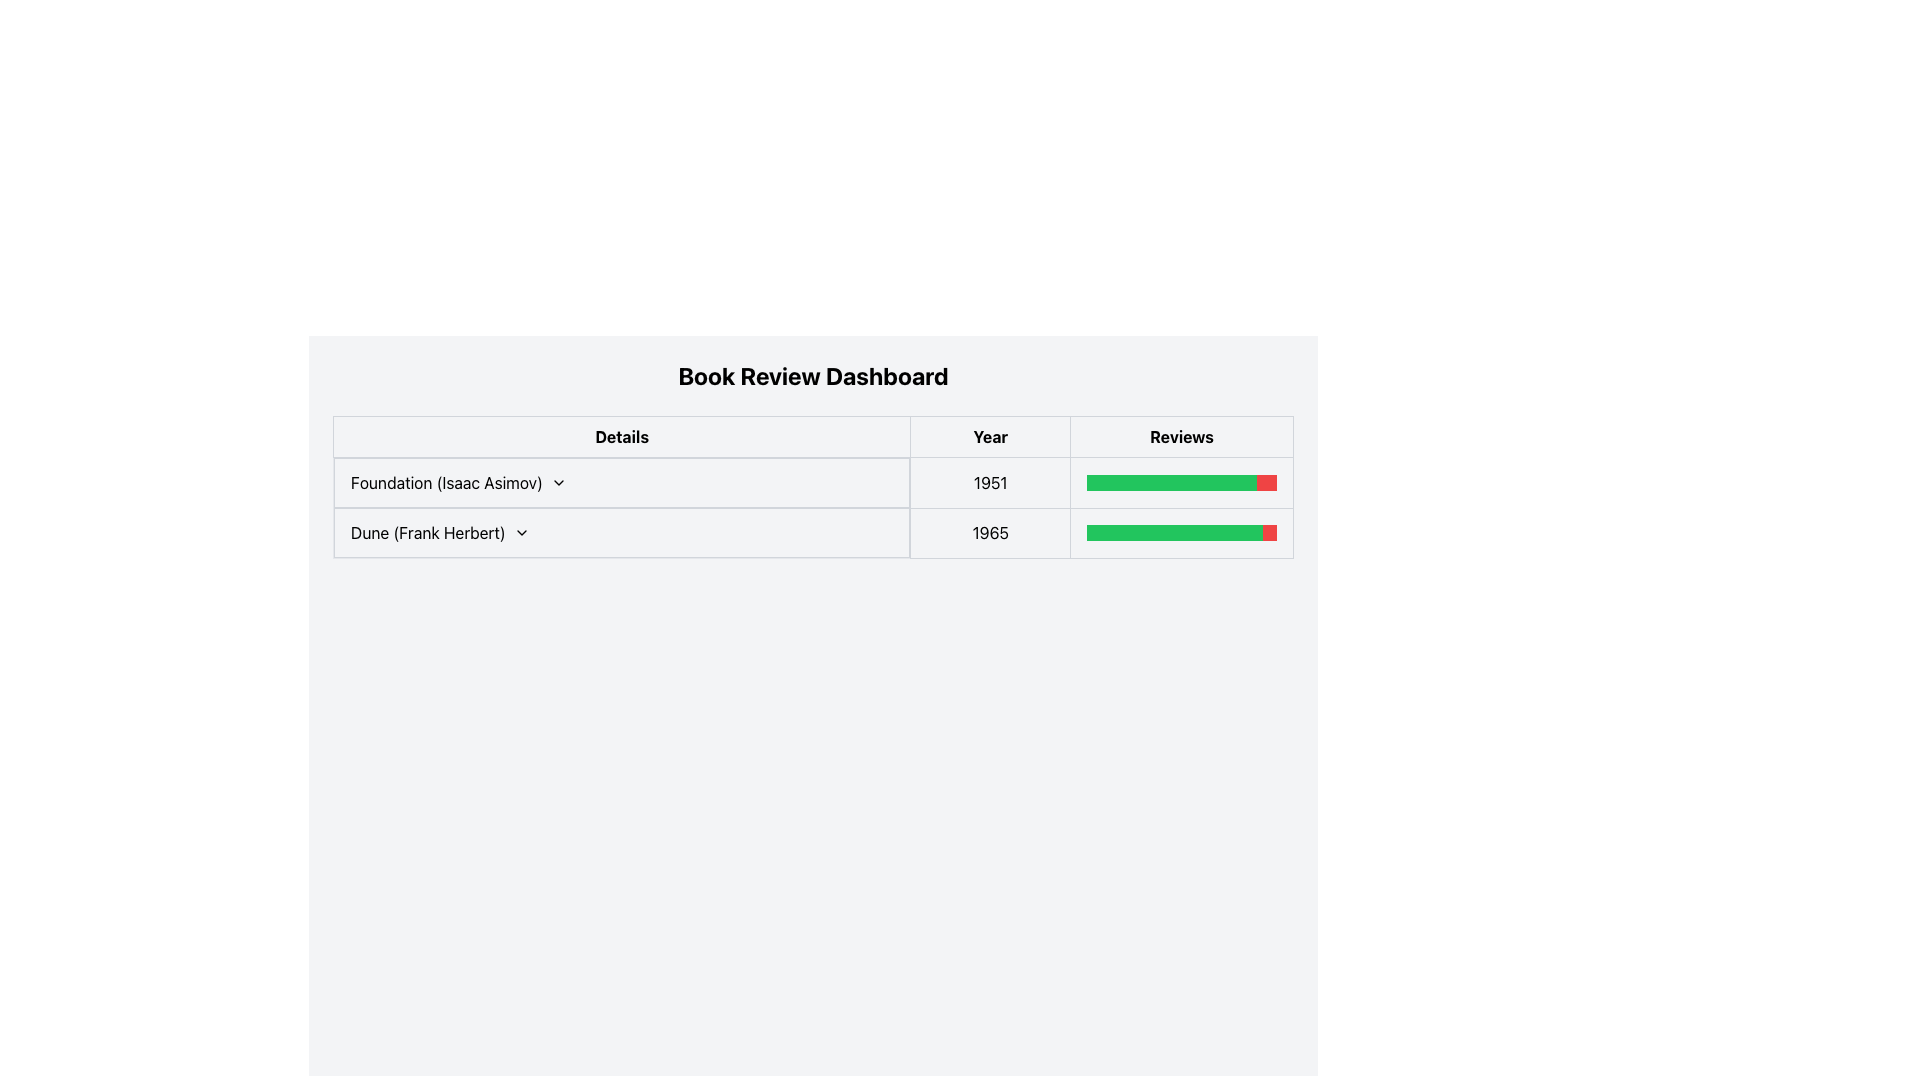 The height and width of the screenshot is (1080, 1920). Describe the element at coordinates (521, 531) in the screenshot. I see `the downward-pointing chevron arrow icon in the 'Details' column of the second row titled 'Dune (Frank Herbert)'` at that location.